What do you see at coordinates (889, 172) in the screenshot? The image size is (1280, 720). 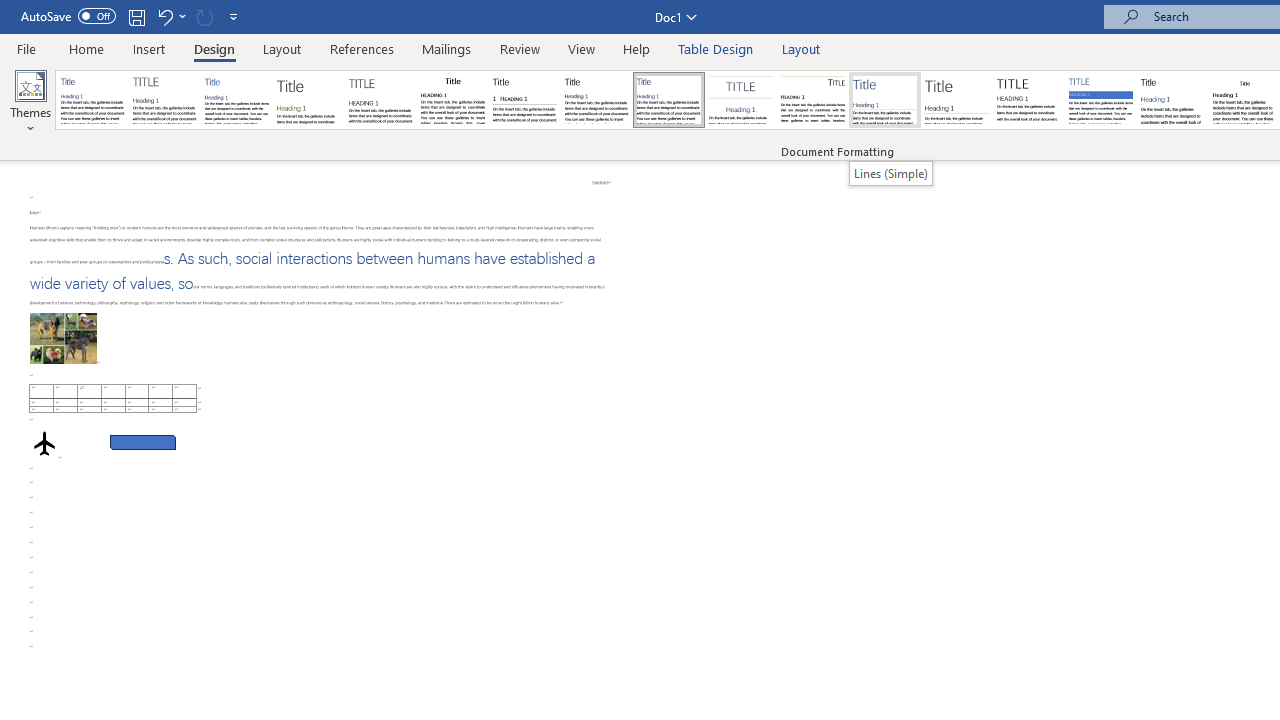 I see `'Lines (Simple)'` at bounding box center [889, 172].